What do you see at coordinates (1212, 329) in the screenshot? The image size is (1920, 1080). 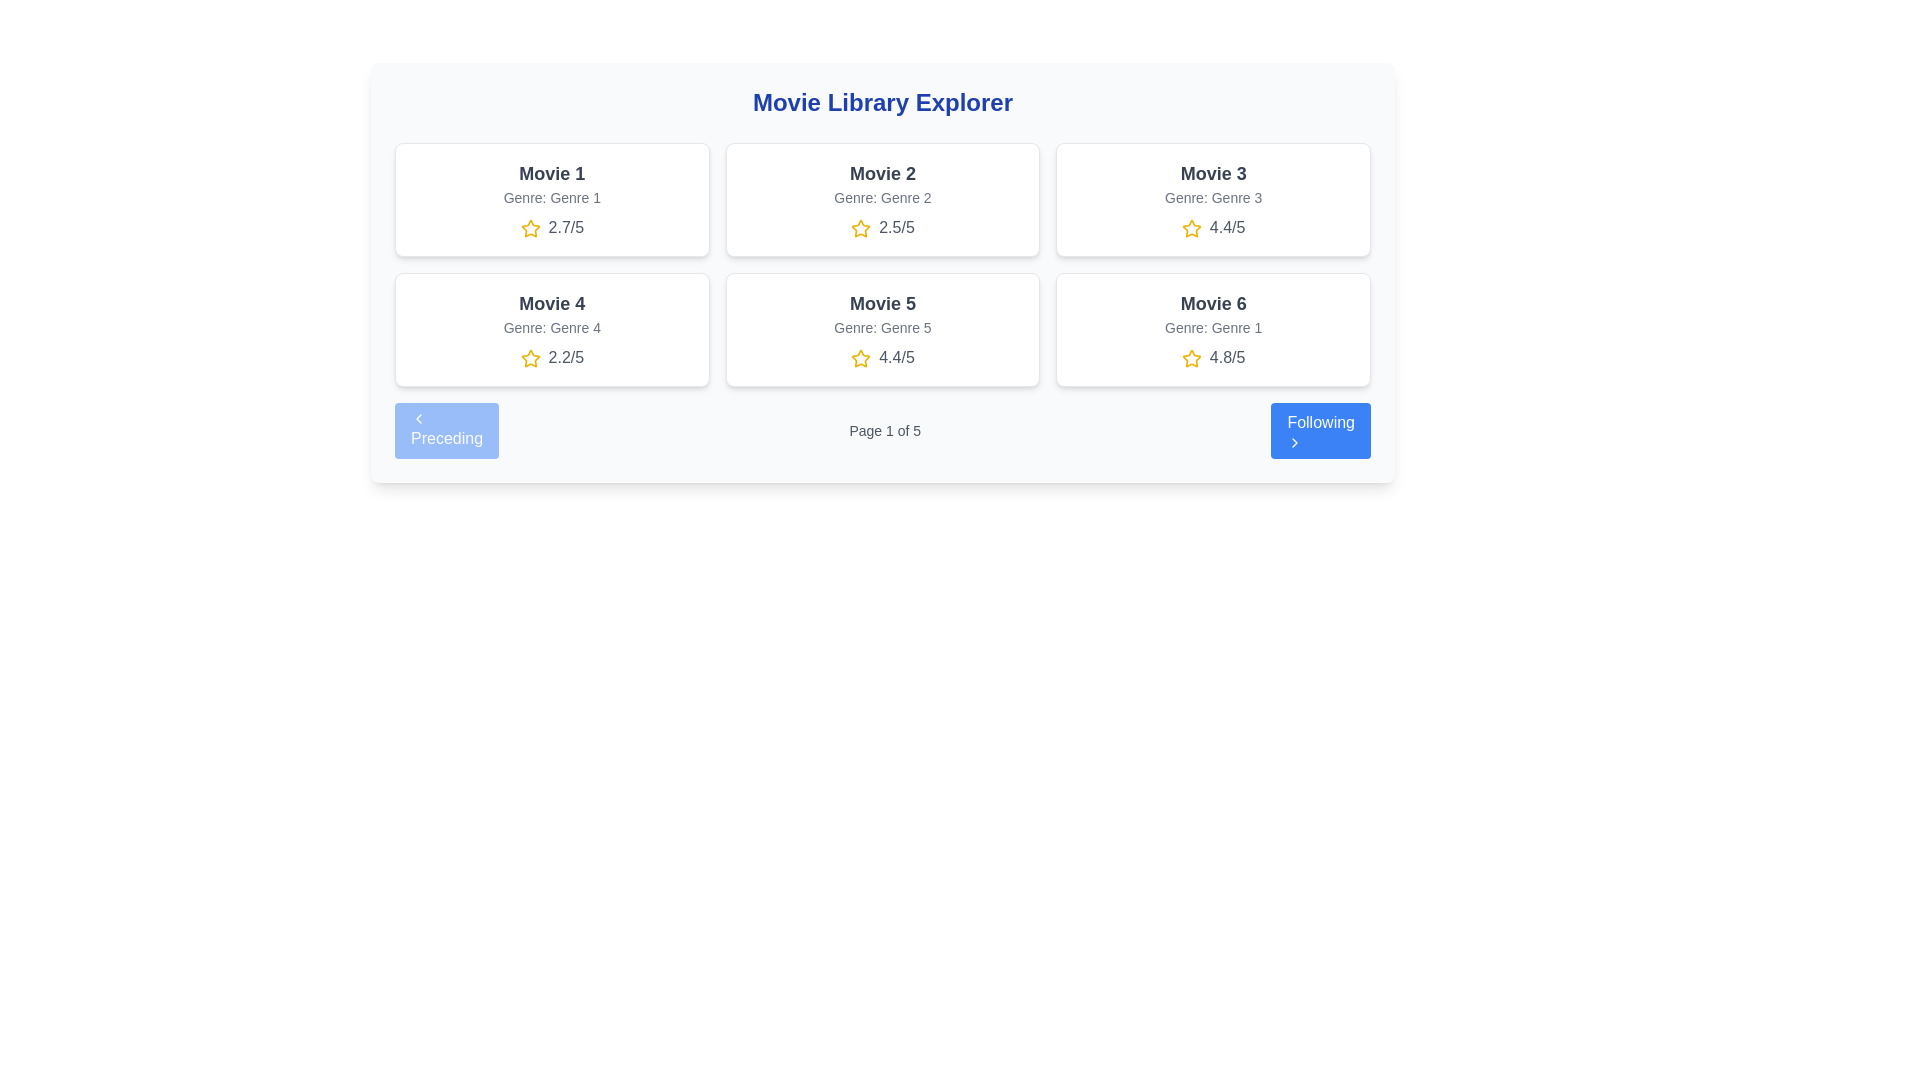 I see `the card that displays 'Movie 6', which is the third card in the second row of the grid layout, featuring a light background, a subtle shadow, and rating information with '4.8/5' and a yellow star icon` at bounding box center [1212, 329].